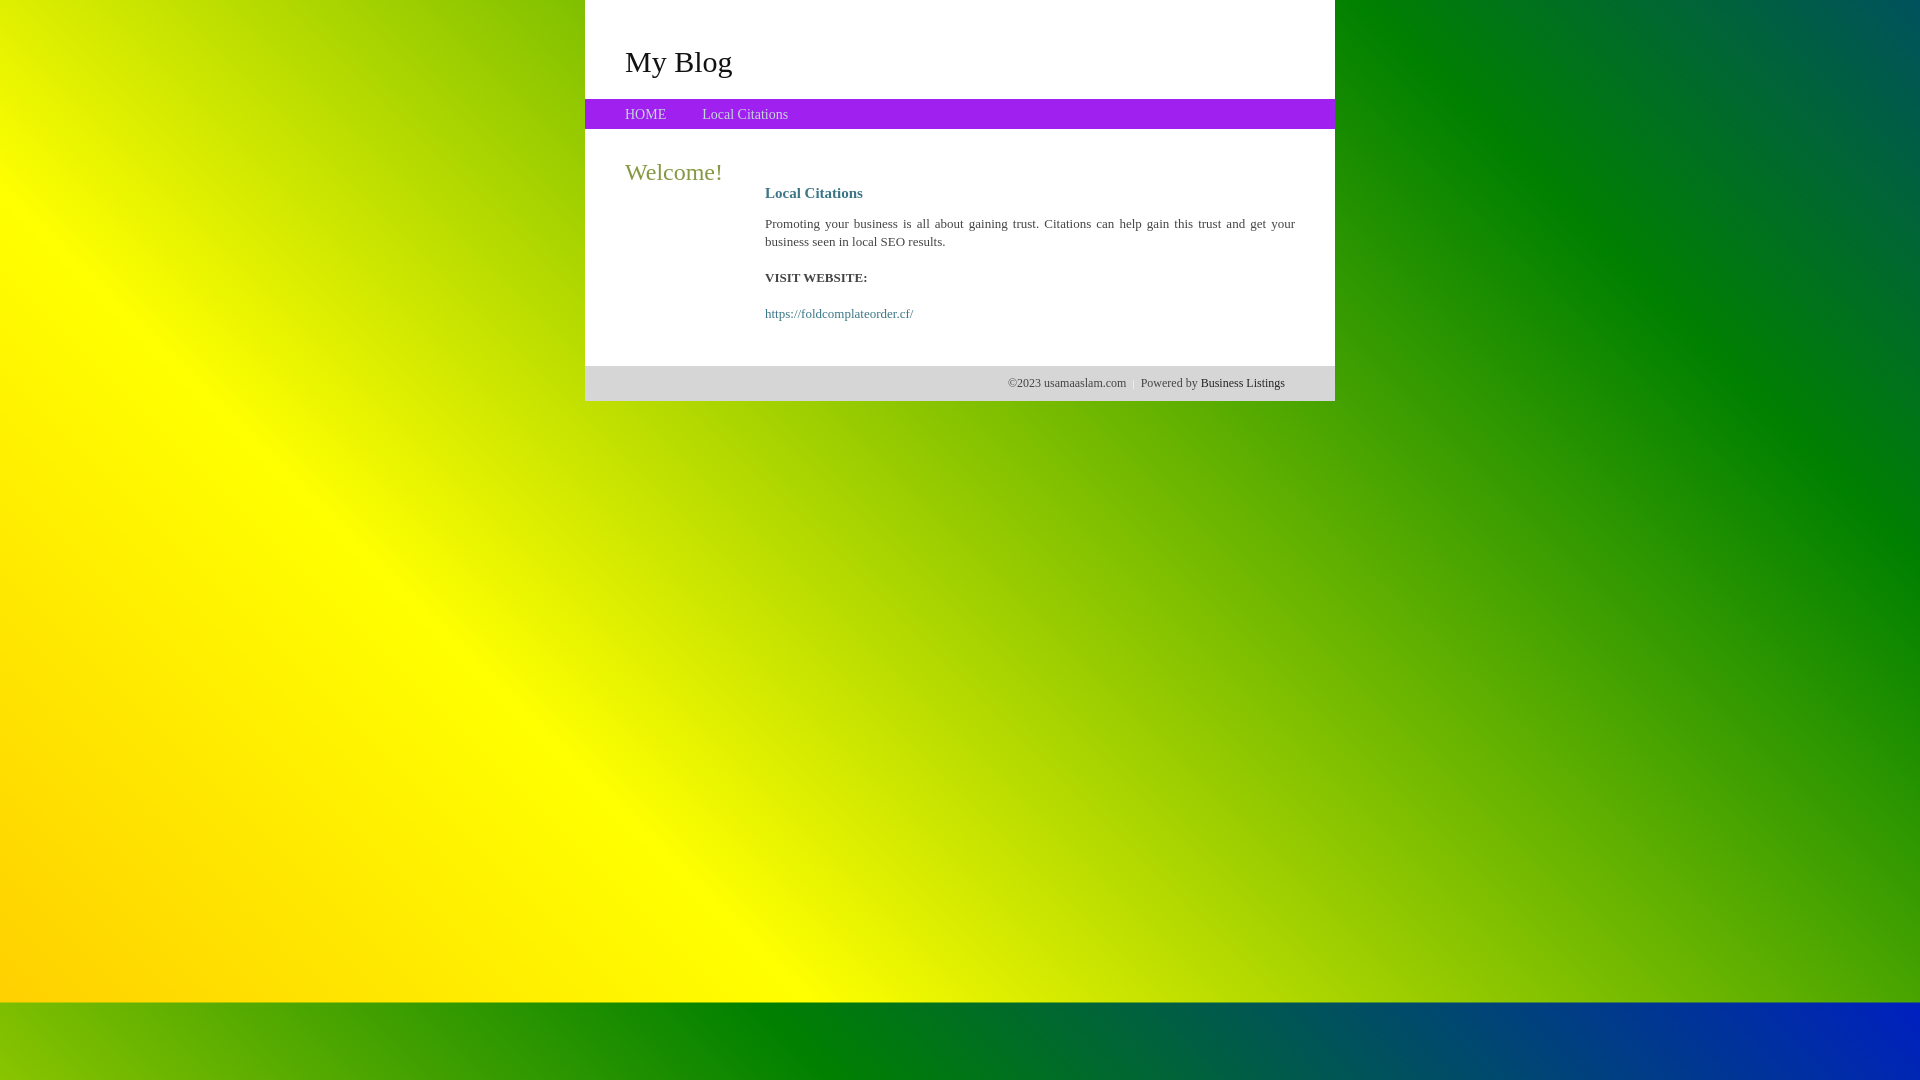 The image size is (1920, 1080). What do you see at coordinates (743, 114) in the screenshot?
I see `'Local Citations'` at bounding box center [743, 114].